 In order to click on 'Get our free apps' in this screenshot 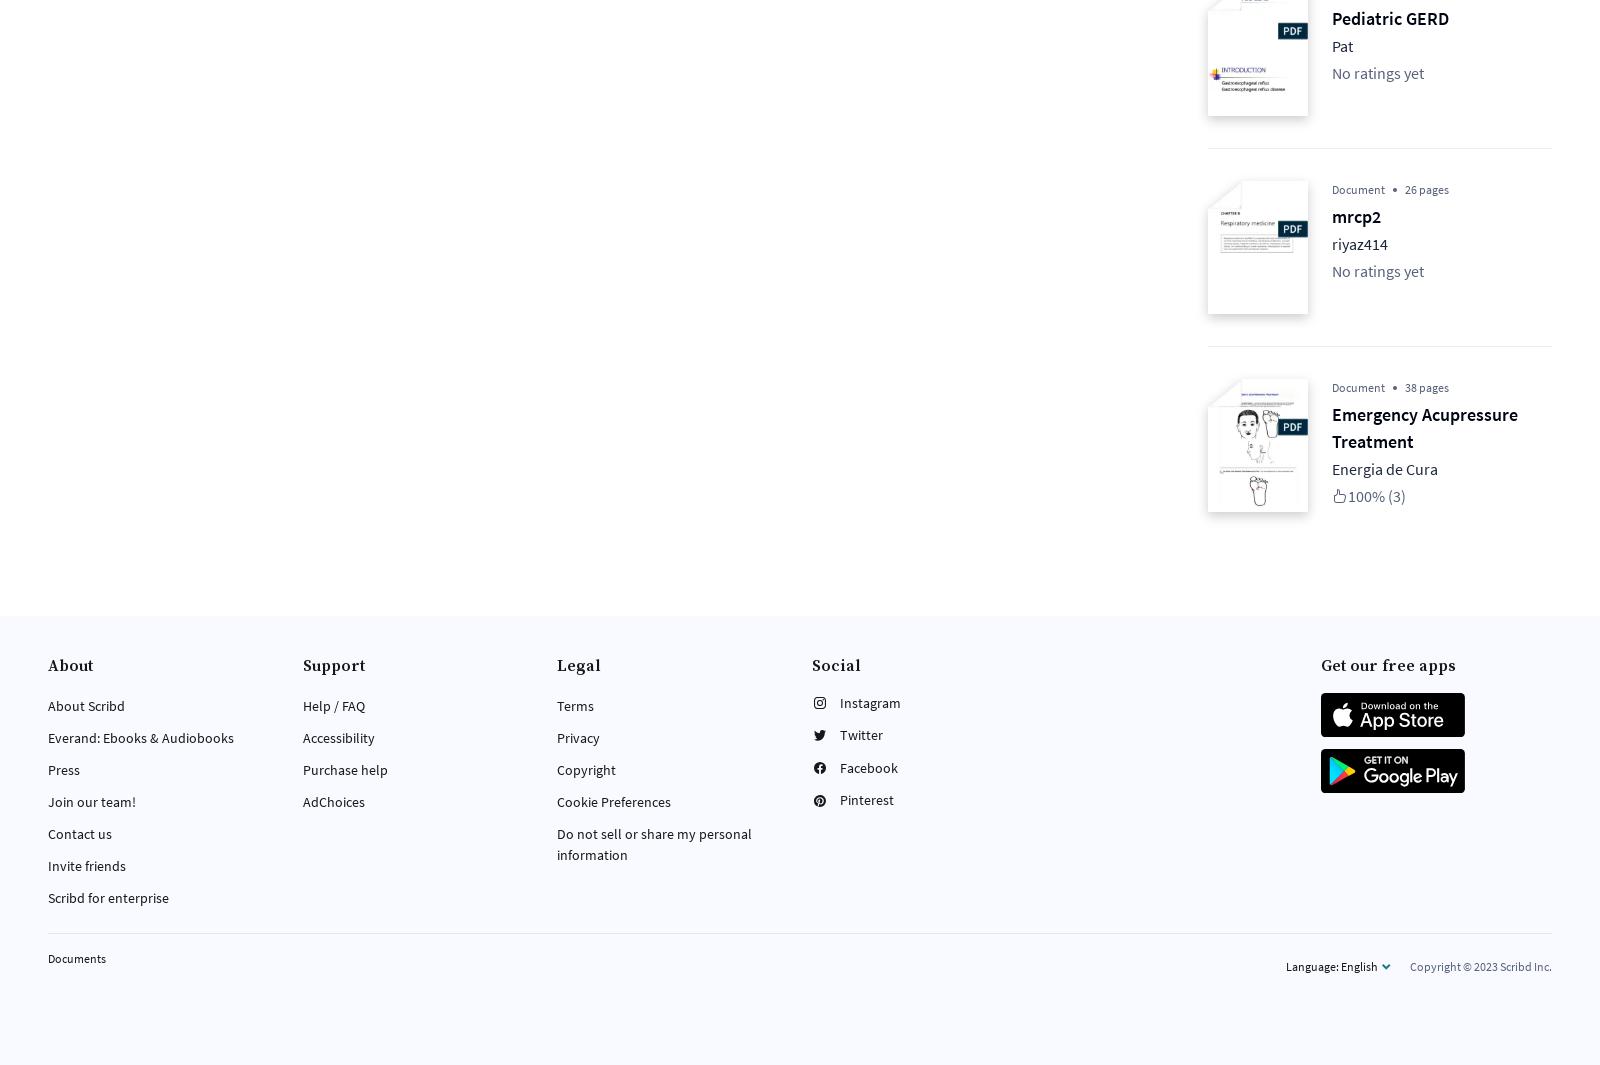, I will do `click(1387, 666)`.